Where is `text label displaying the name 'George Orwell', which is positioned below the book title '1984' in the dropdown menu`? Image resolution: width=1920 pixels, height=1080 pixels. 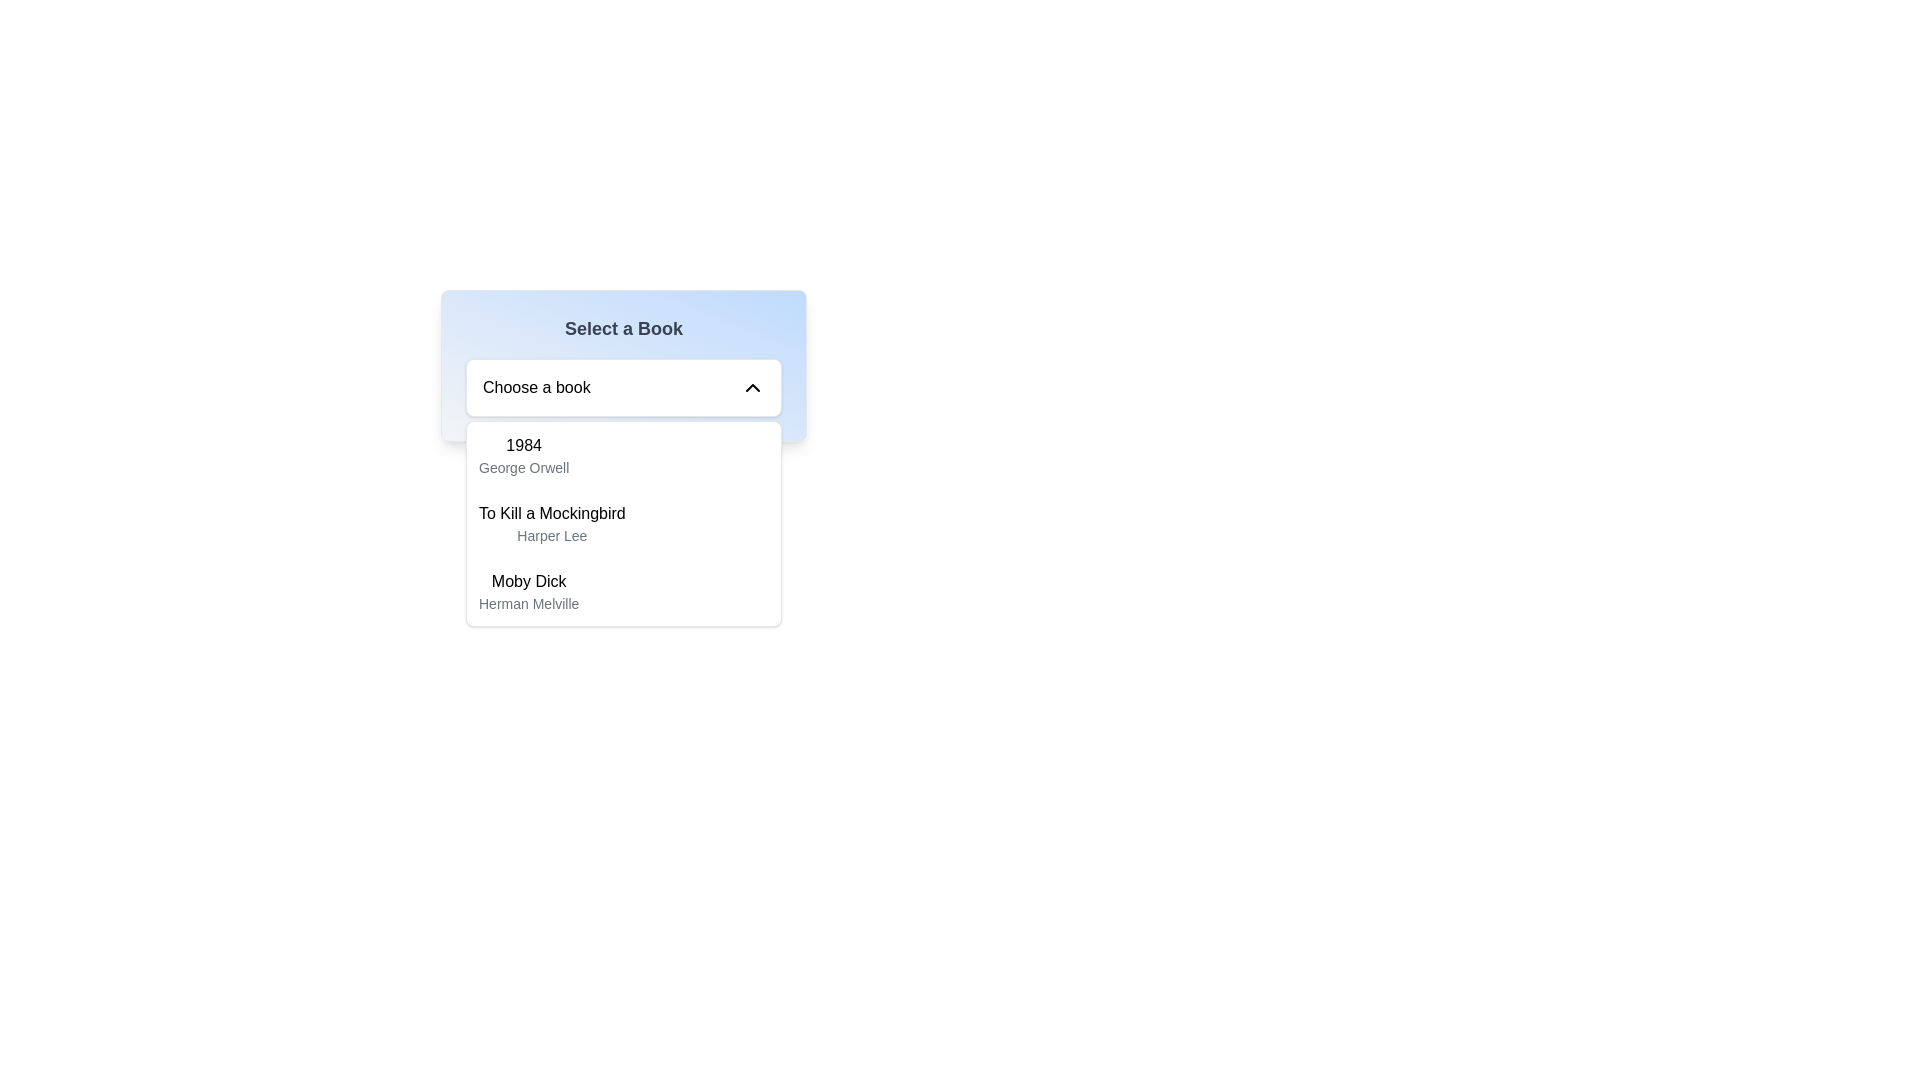
text label displaying the name 'George Orwell', which is positioned below the book title '1984' in the dropdown menu is located at coordinates (524, 467).